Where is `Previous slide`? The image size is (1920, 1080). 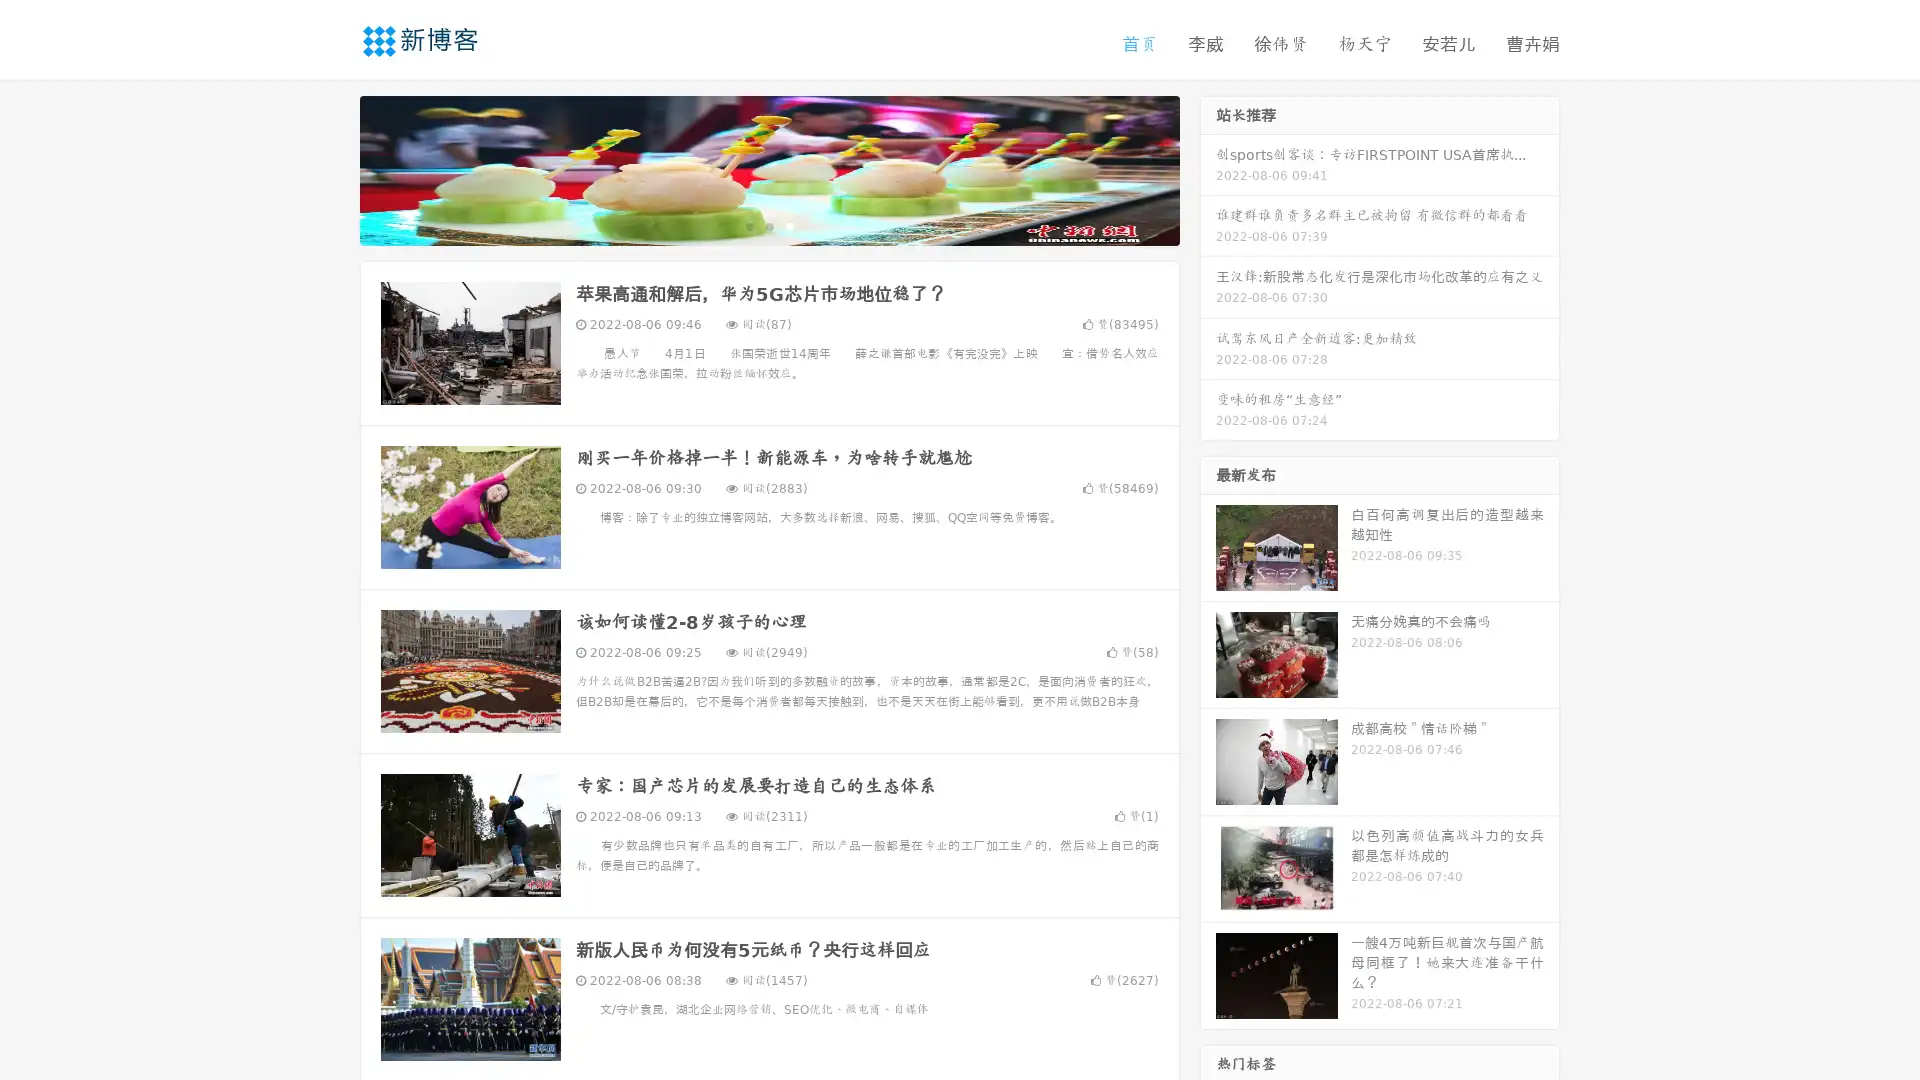 Previous slide is located at coordinates (330, 168).